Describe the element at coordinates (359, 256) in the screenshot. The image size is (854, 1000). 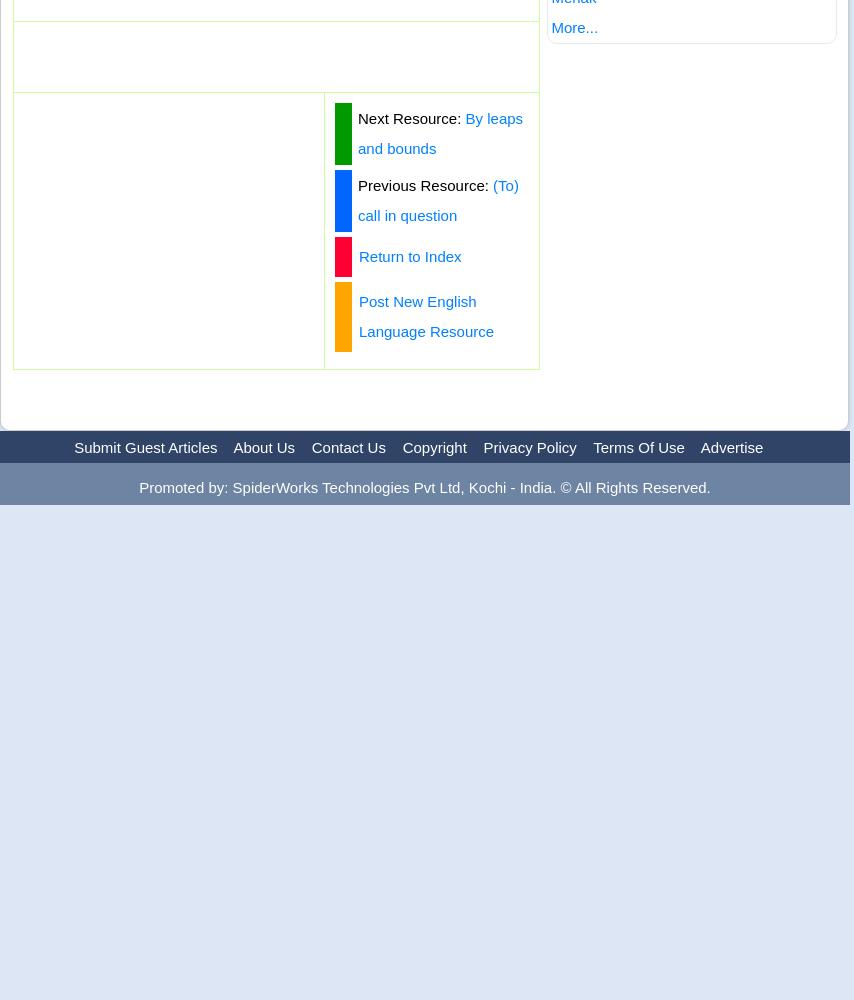
I see `'Return to Index'` at that location.